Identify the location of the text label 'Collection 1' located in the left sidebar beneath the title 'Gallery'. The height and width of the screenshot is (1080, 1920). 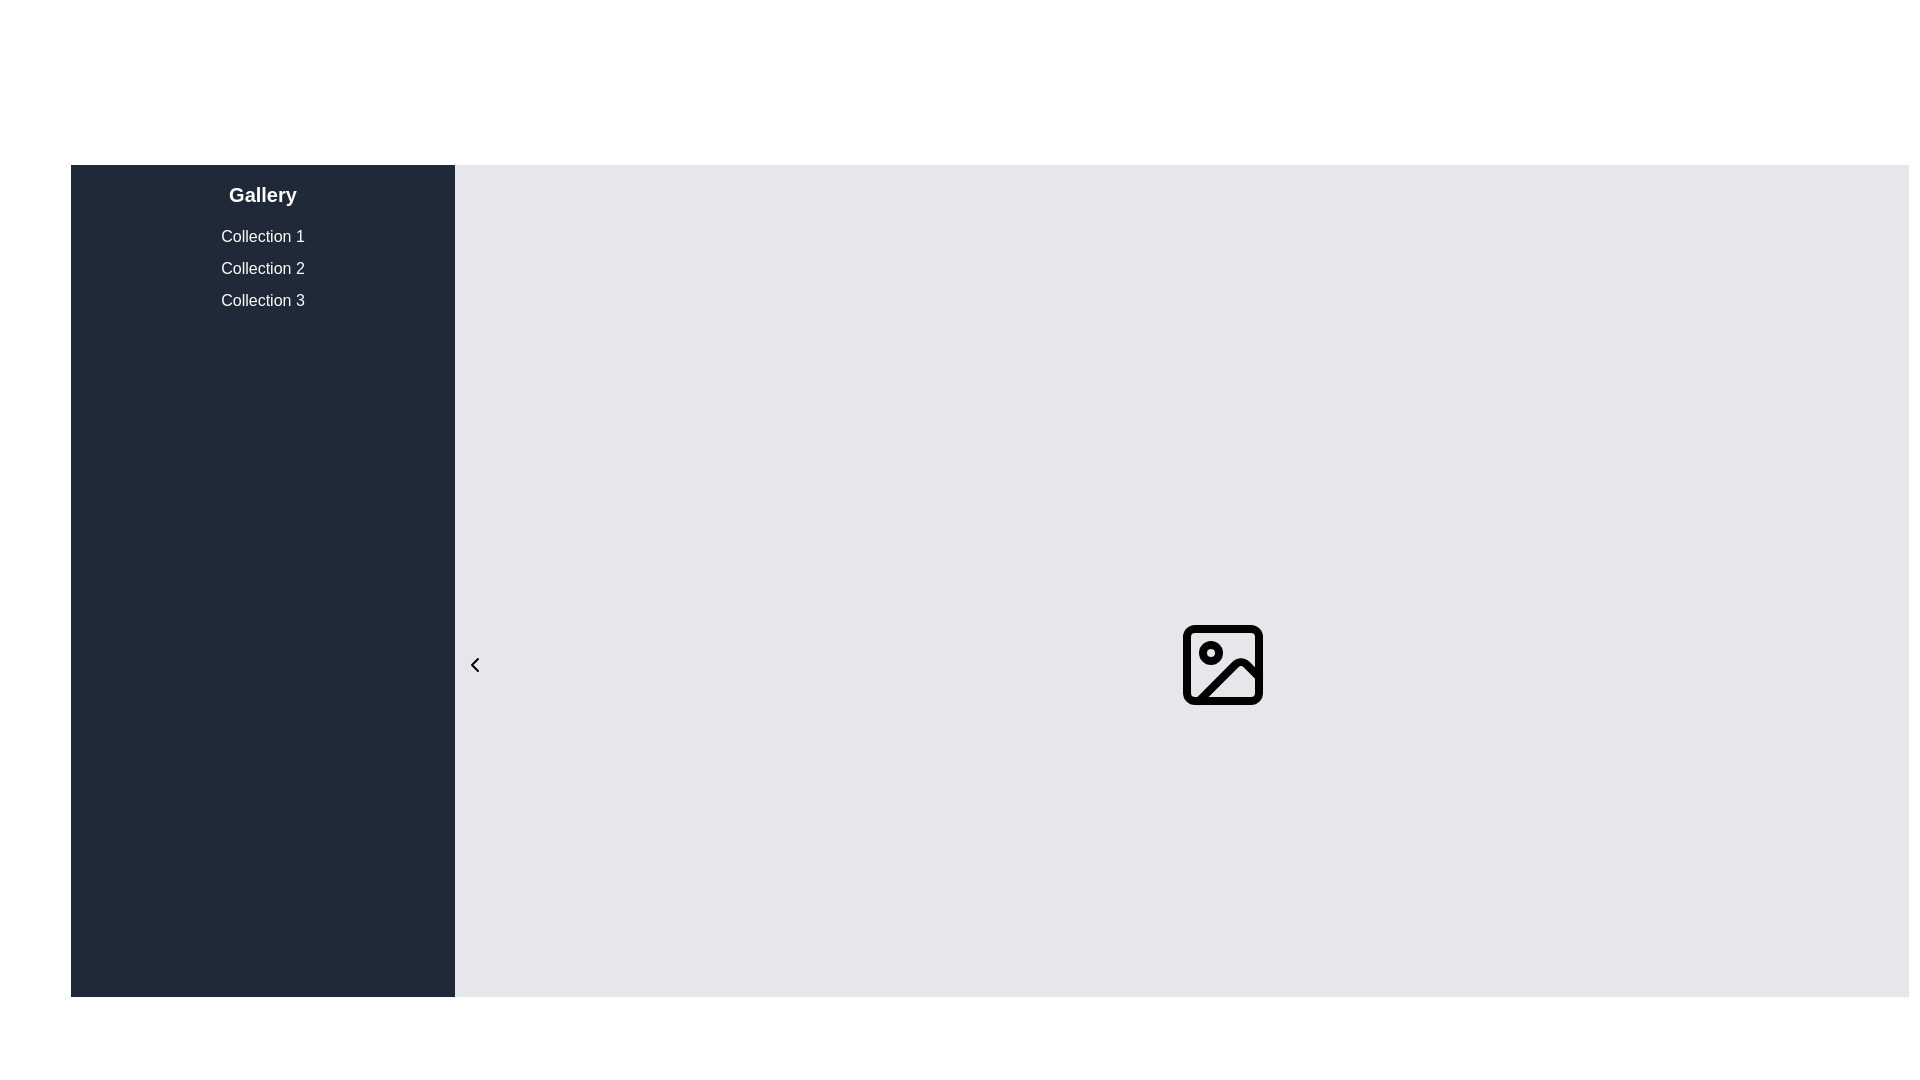
(262, 235).